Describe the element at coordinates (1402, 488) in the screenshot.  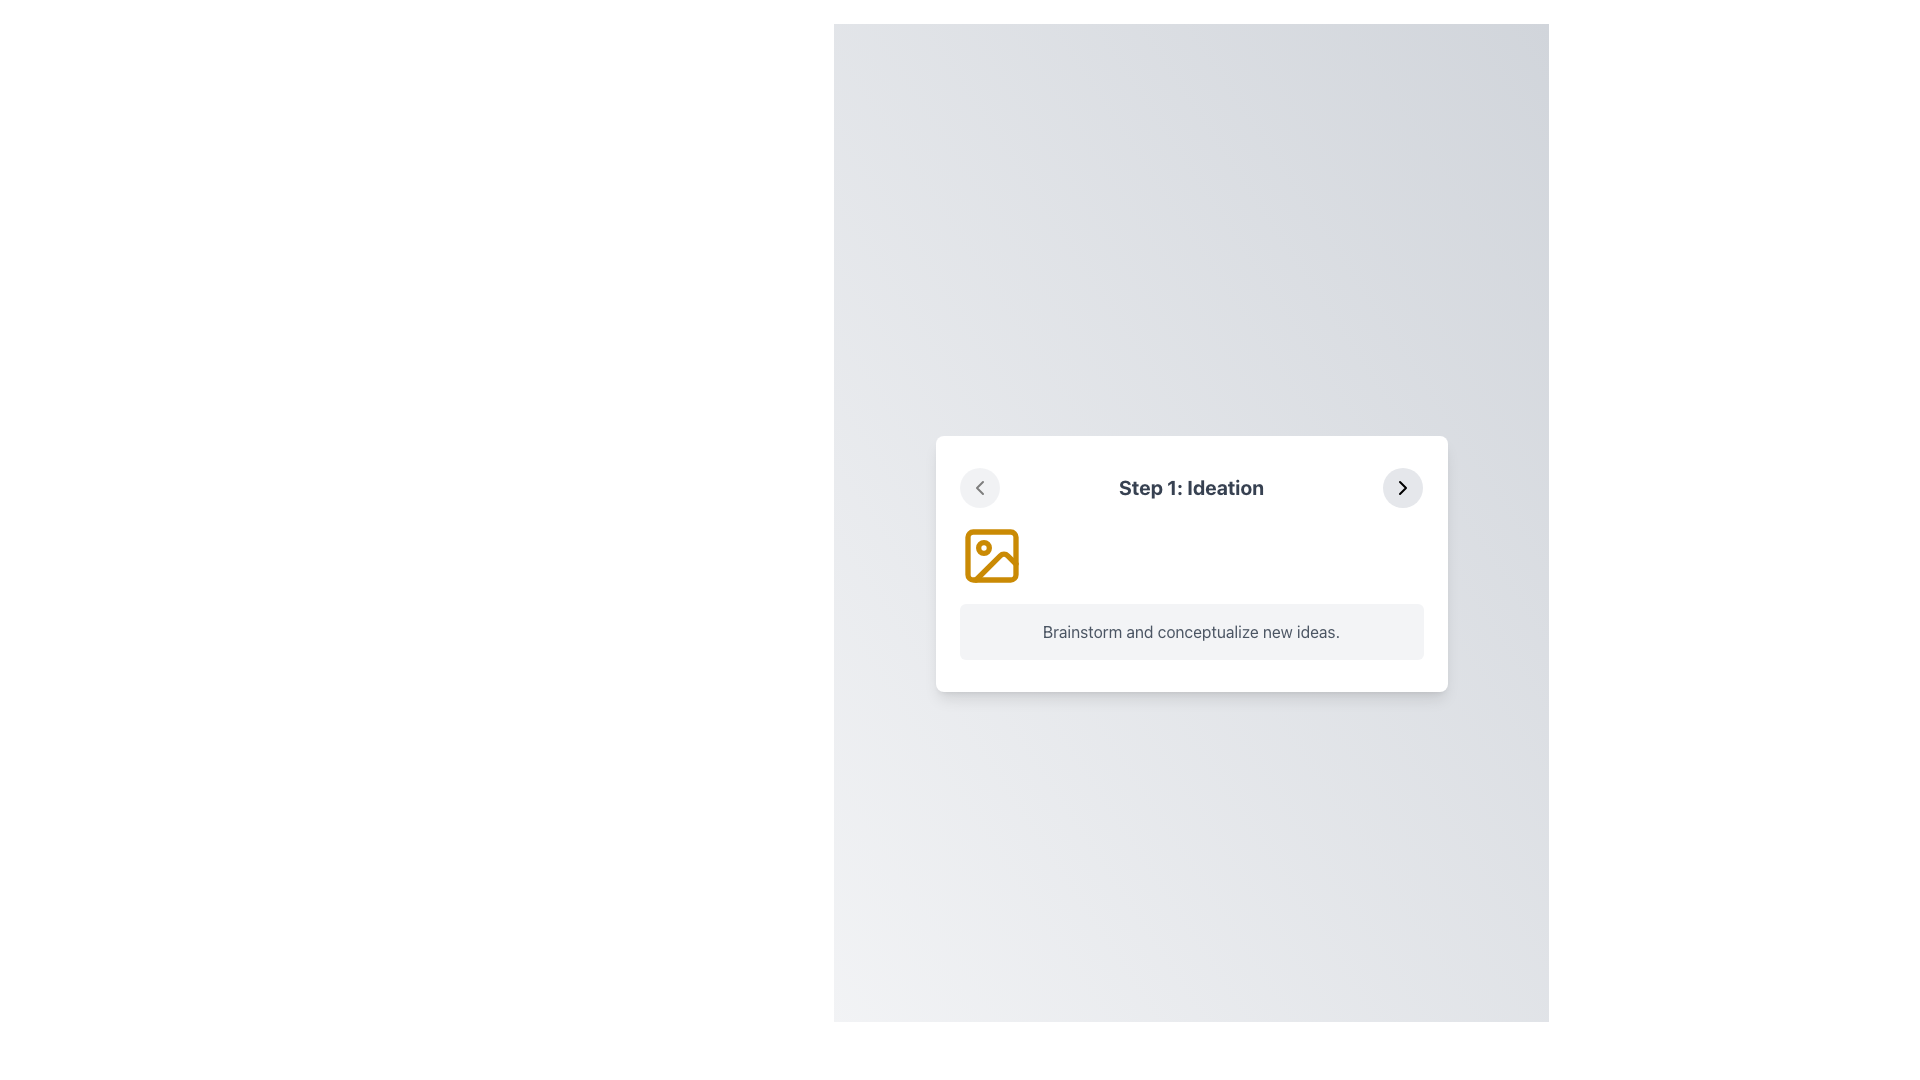
I see `the chevron icon in the upper-right corner of the interface` at that location.